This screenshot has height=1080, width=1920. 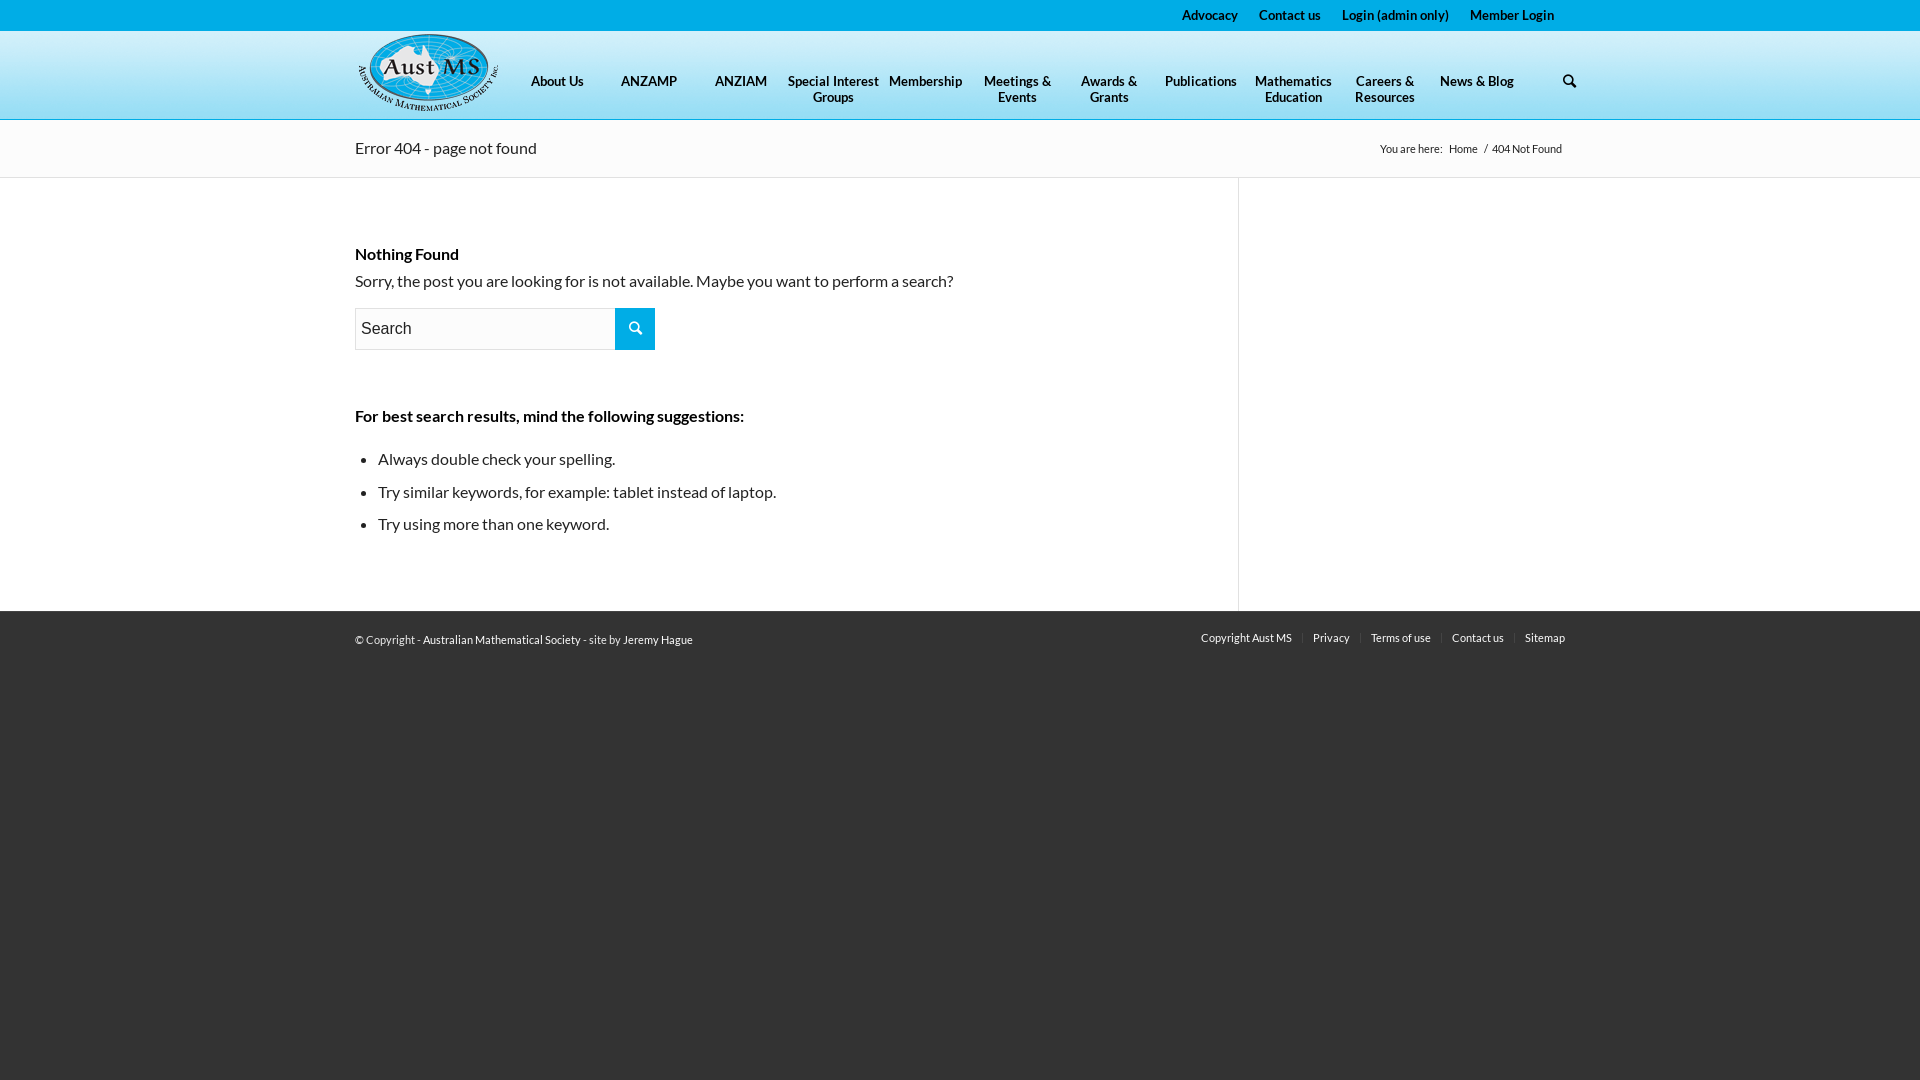 I want to click on 'Member Login', so click(x=1512, y=15).